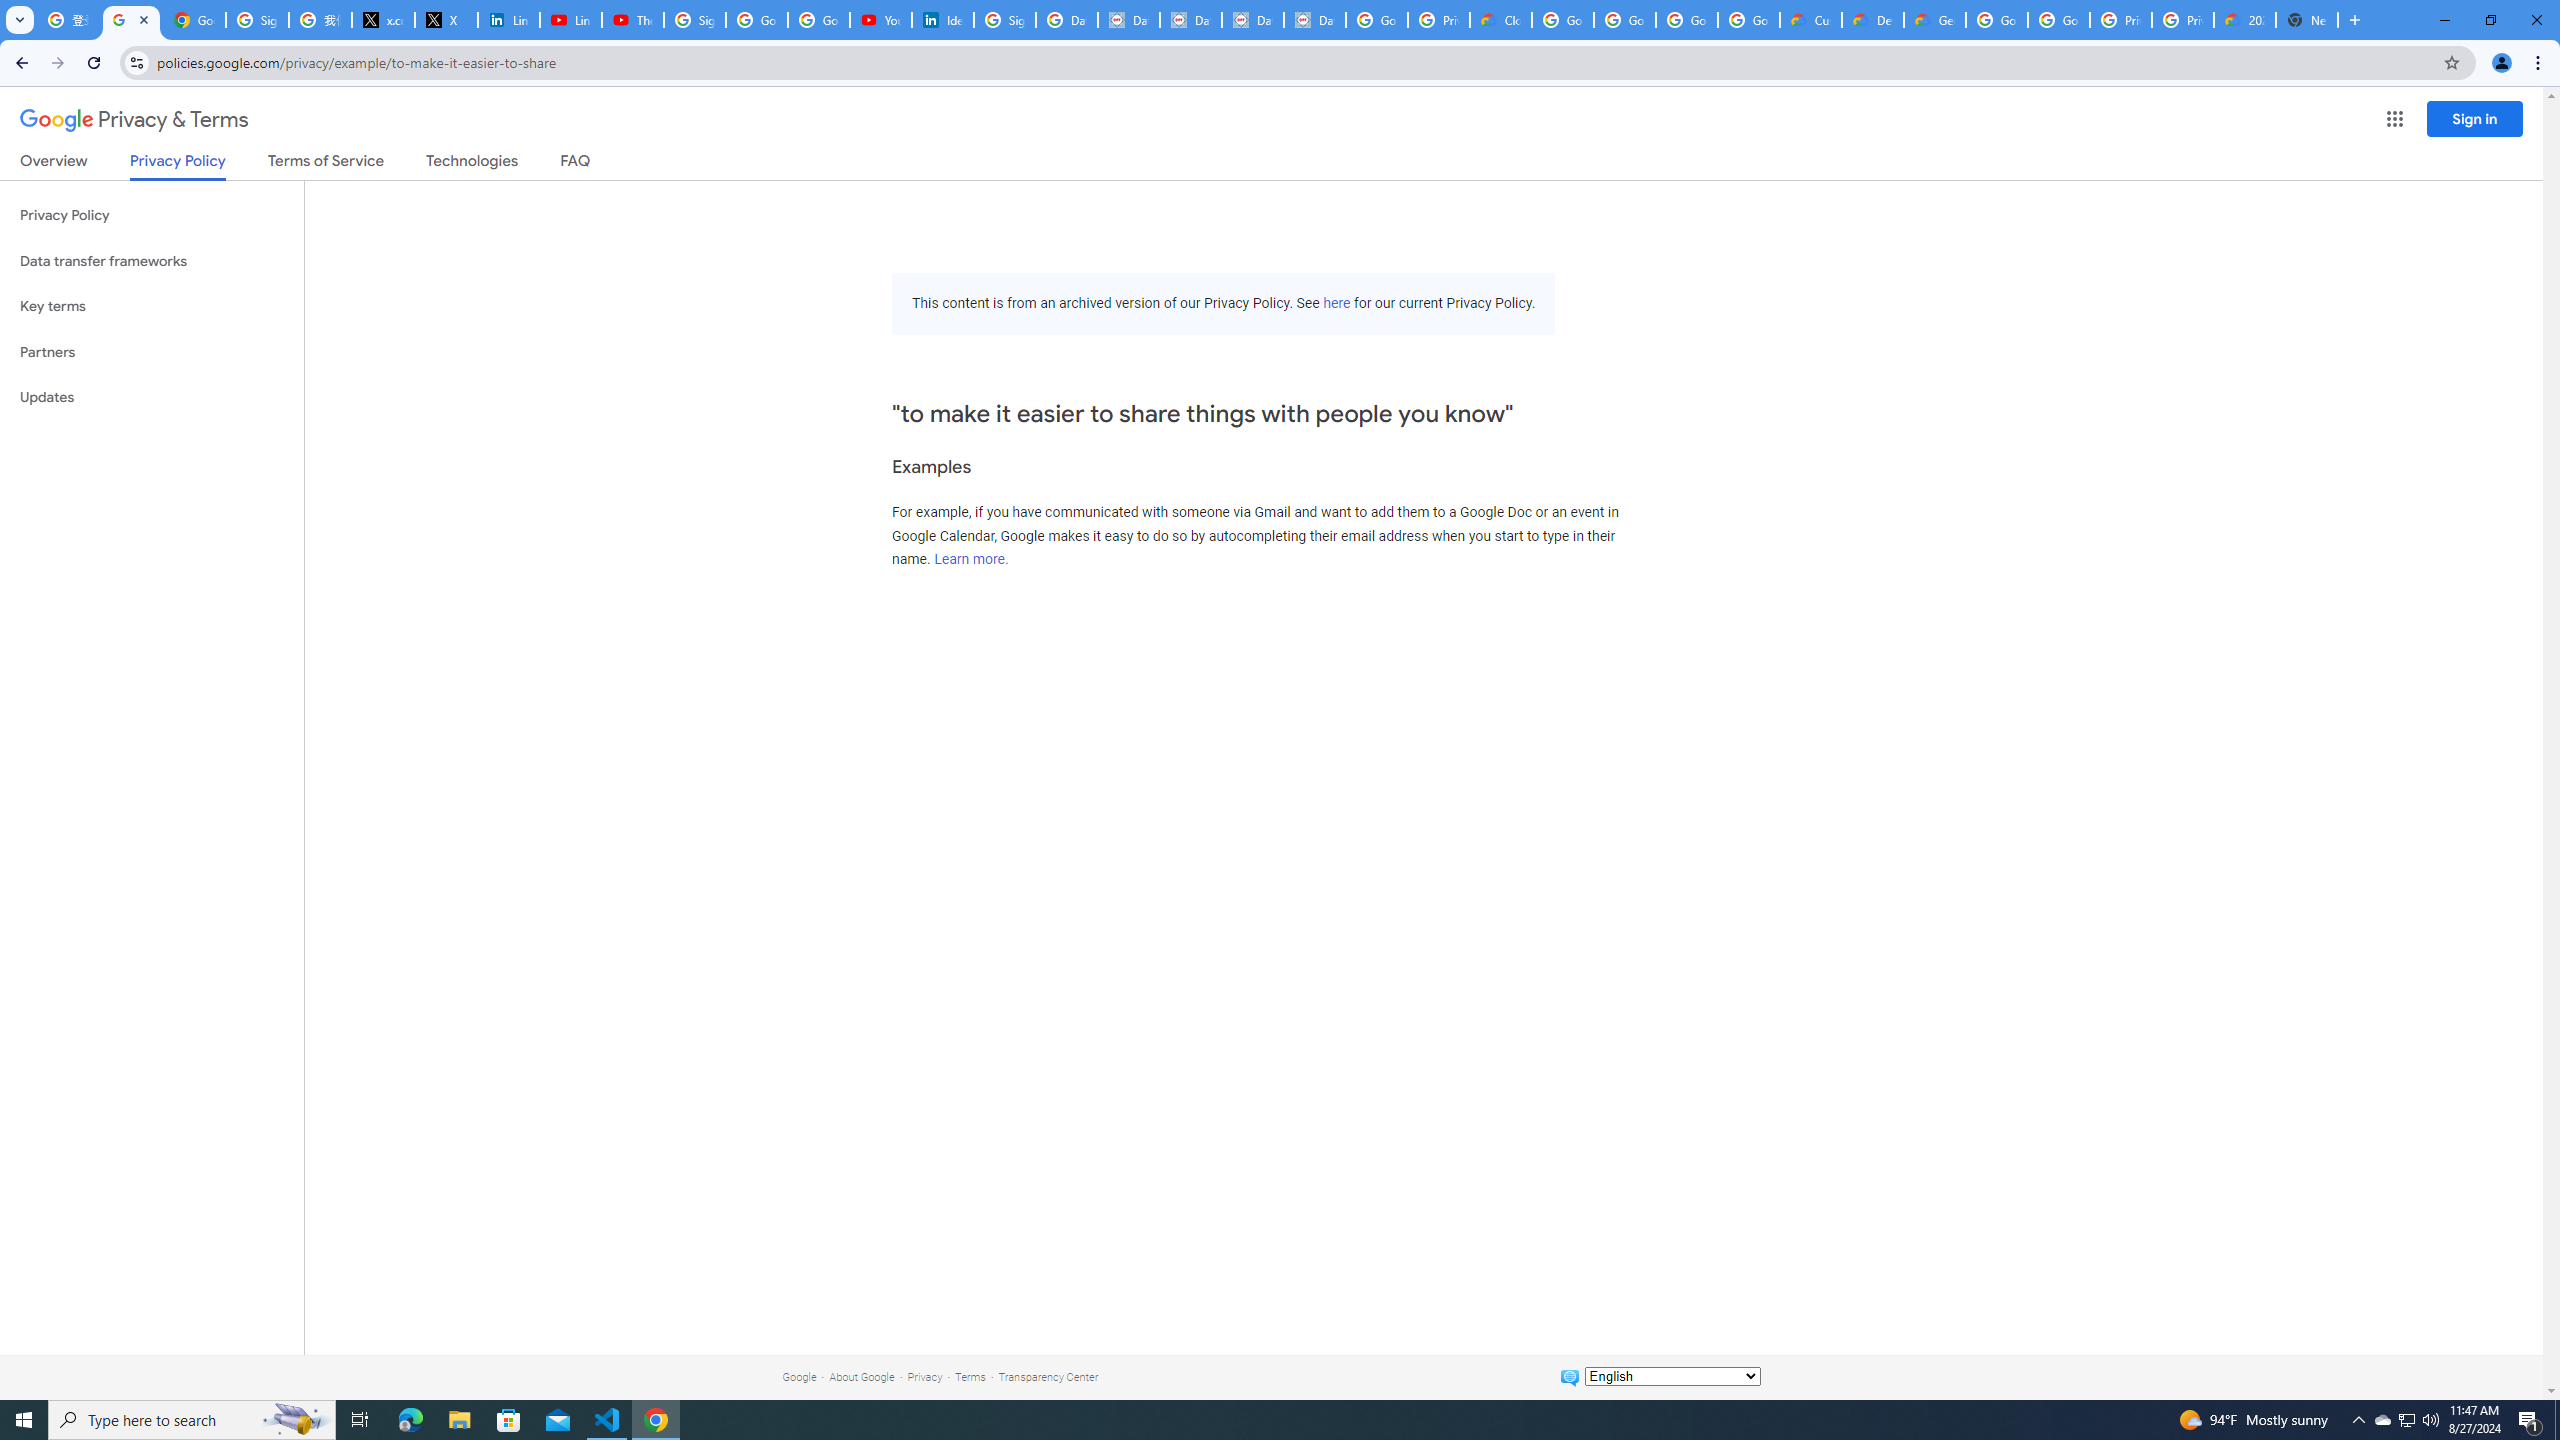 The width and height of the screenshot is (2560, 1440). Describe the element at coordinates (798, 1376) in the screenshot. I see `'Google'` at that location.